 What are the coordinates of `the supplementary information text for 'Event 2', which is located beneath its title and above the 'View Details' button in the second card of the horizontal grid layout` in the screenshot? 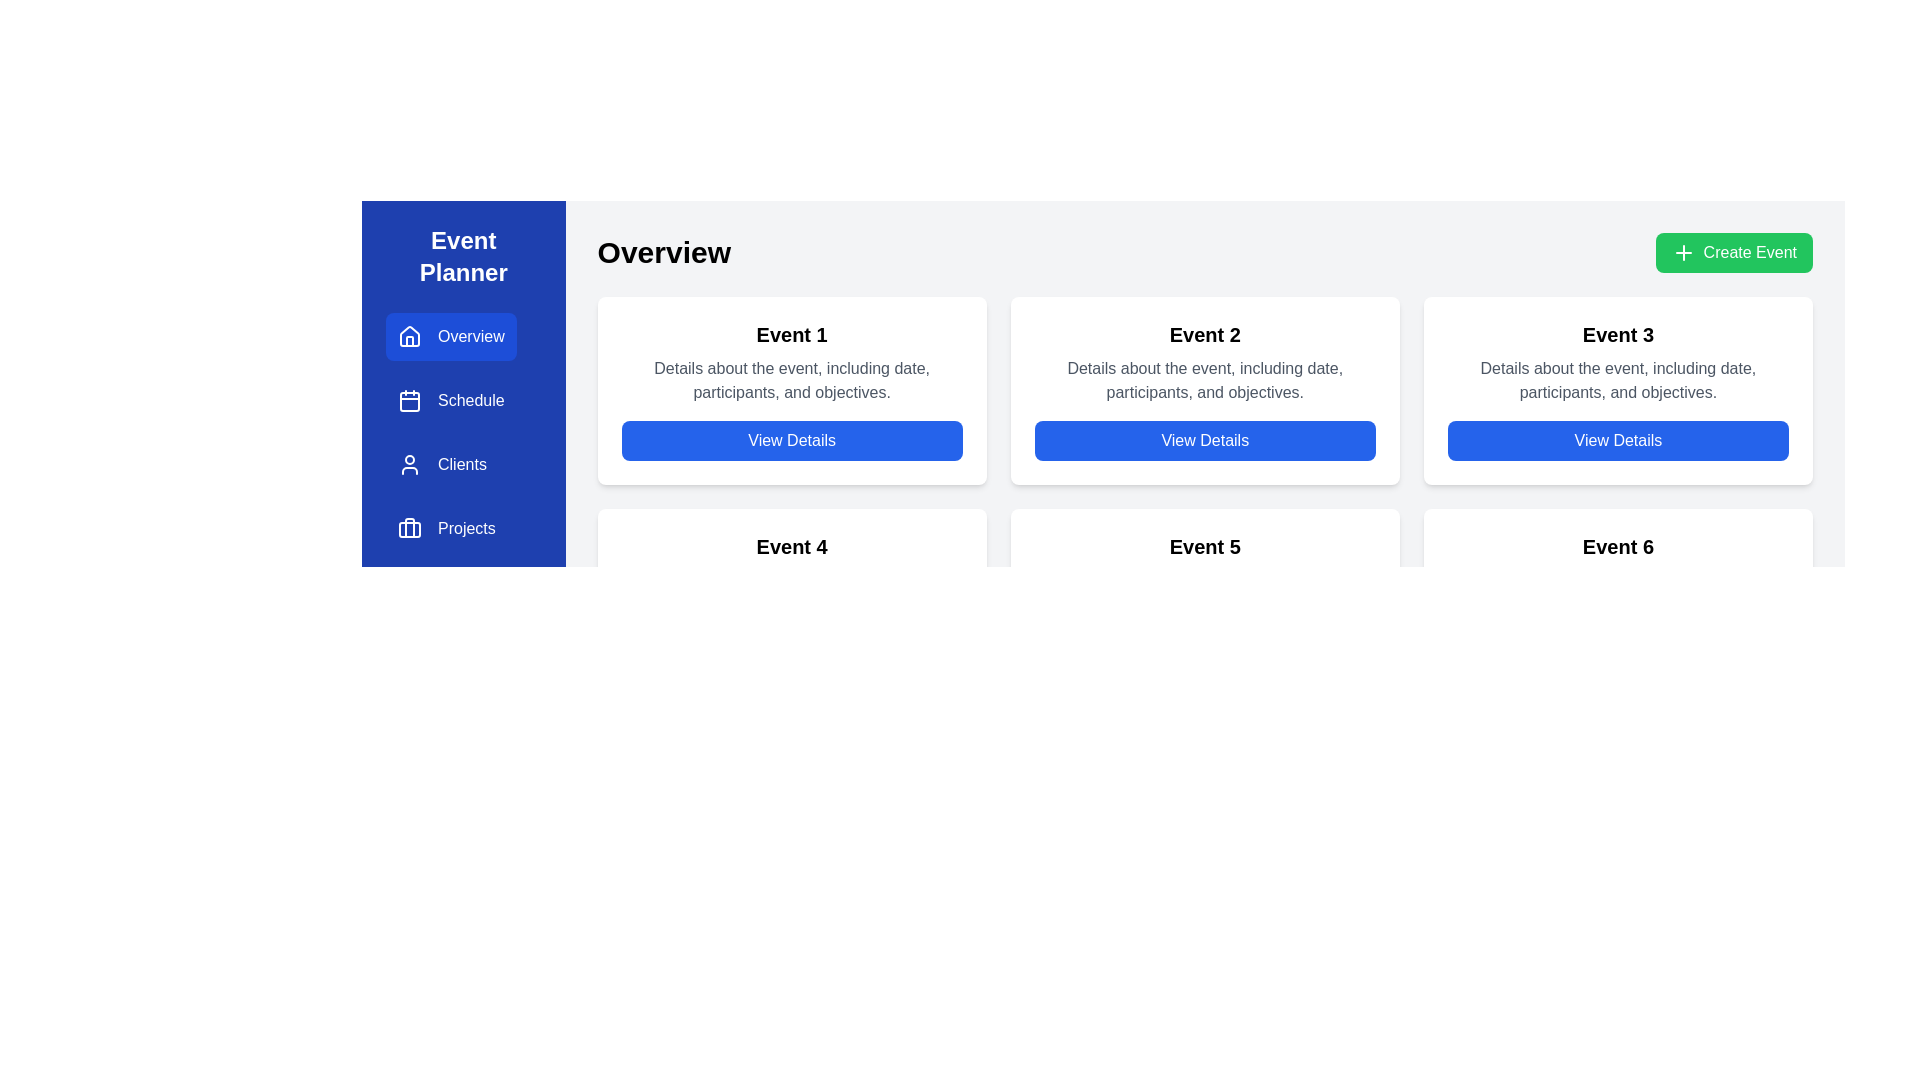 It's located at (1204, 381).